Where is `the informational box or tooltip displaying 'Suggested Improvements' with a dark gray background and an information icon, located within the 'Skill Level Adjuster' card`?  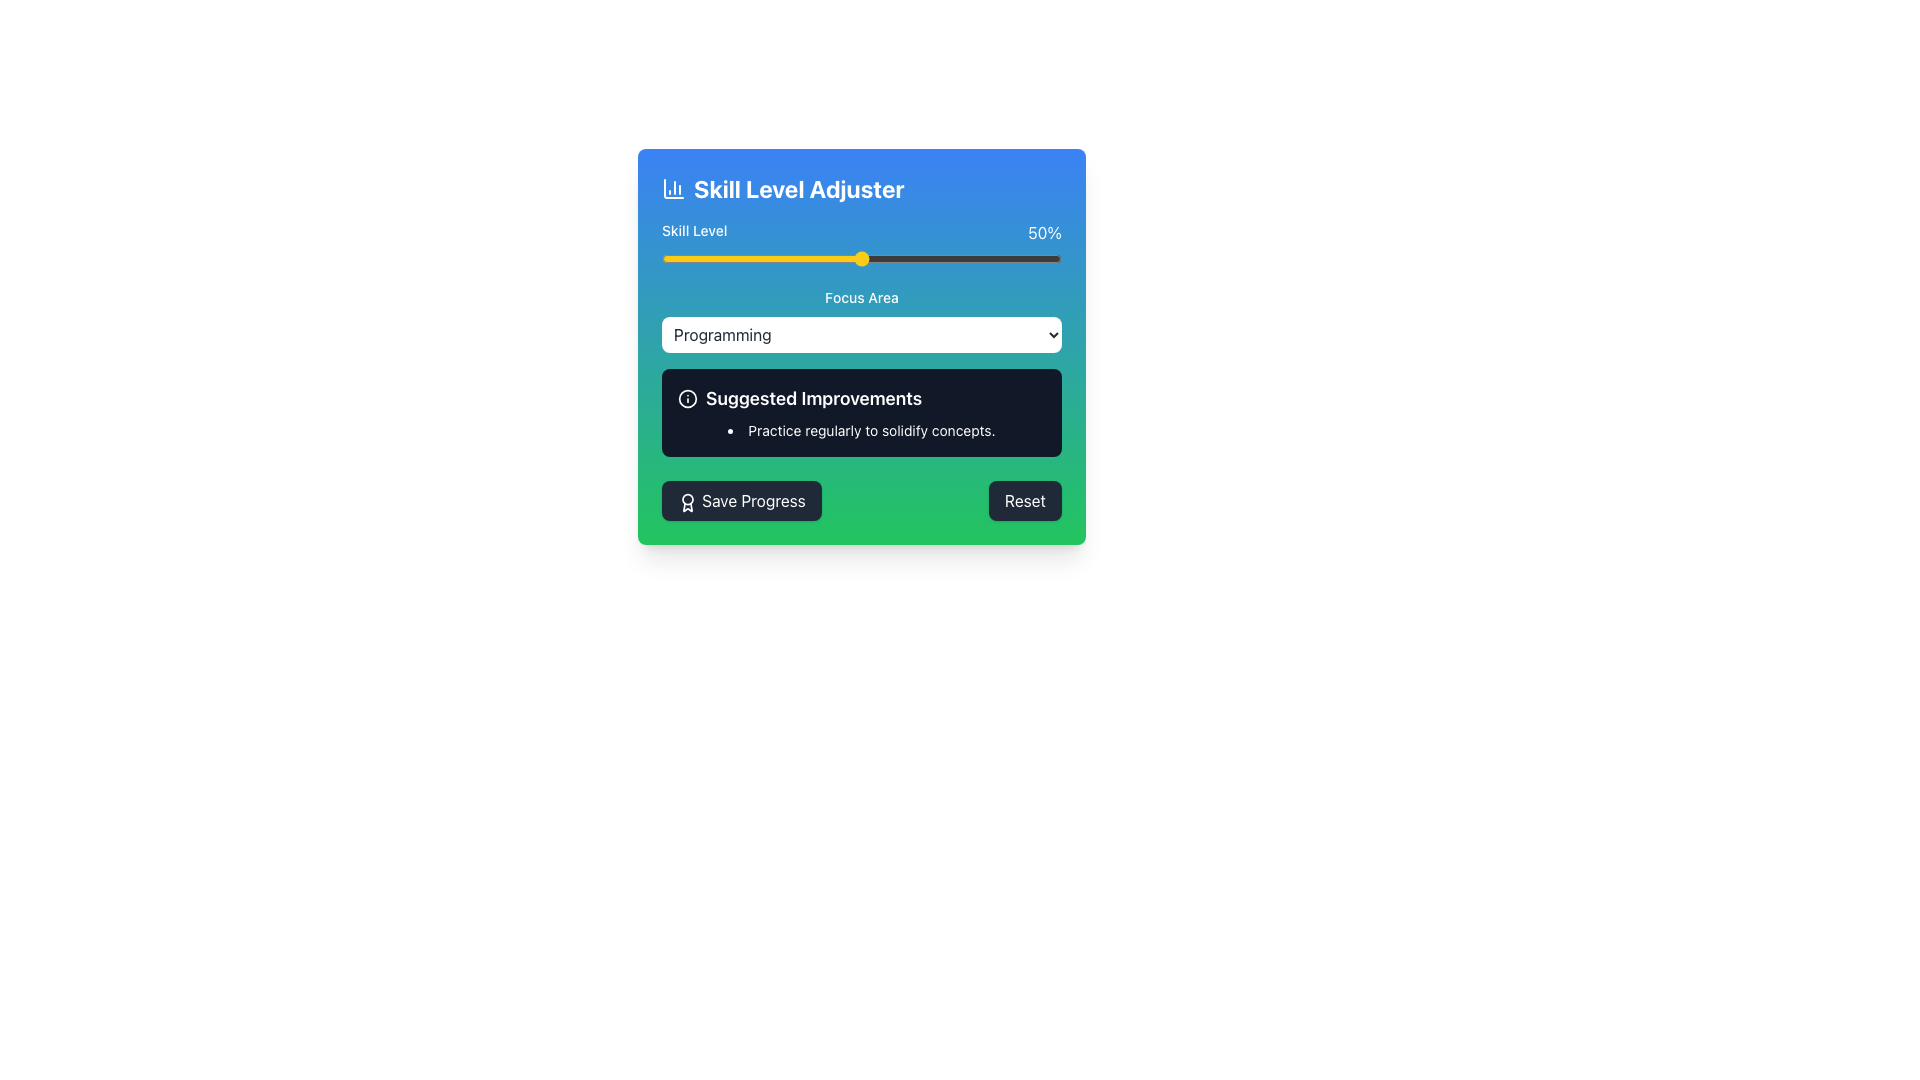
the informational box or tooltip displaying 'Suggested Improvements' with a dark gray background and an information icon, located within the 'Skill Level Adjuster' card is located at coordinates (862, 411).